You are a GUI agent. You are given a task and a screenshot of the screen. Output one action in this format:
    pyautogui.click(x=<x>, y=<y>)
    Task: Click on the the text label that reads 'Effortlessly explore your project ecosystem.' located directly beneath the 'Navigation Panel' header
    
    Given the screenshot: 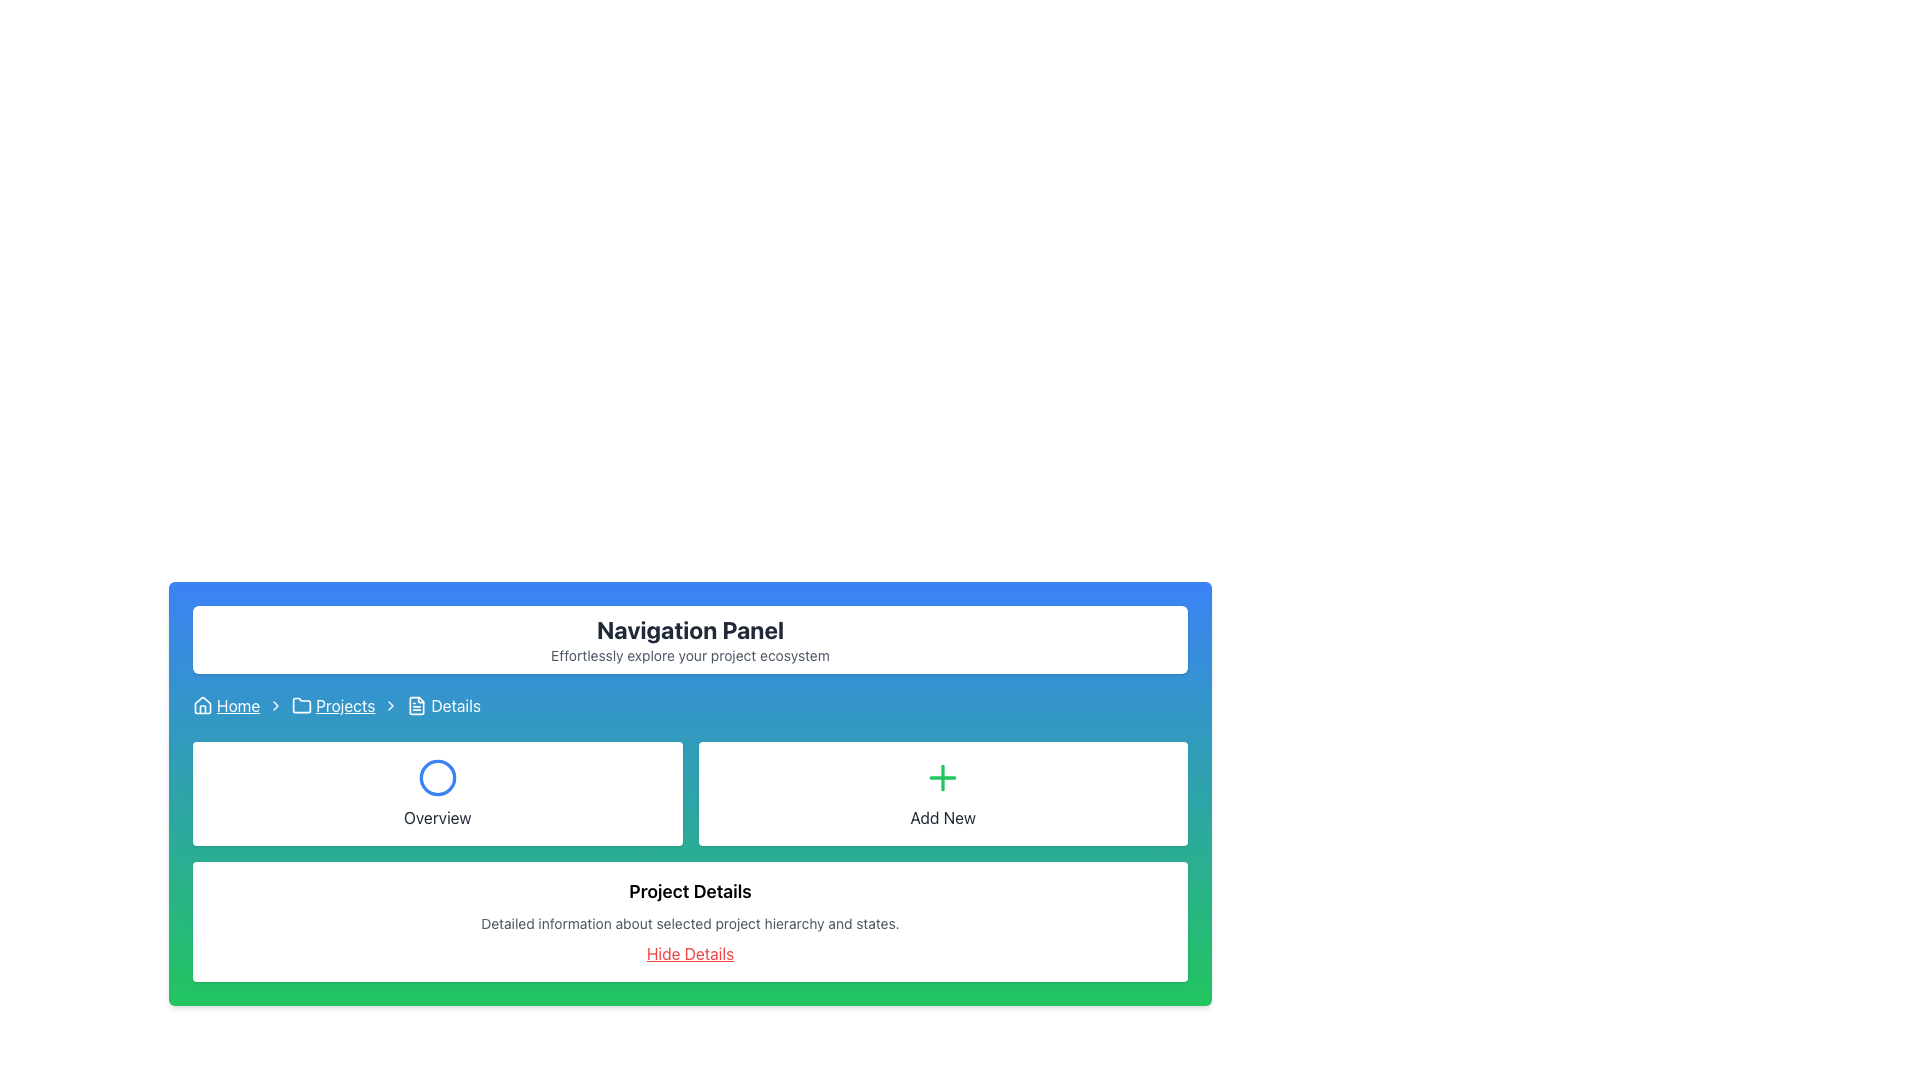 What is the action you would take?
    pyautogui.click(x=690, y=655)
    